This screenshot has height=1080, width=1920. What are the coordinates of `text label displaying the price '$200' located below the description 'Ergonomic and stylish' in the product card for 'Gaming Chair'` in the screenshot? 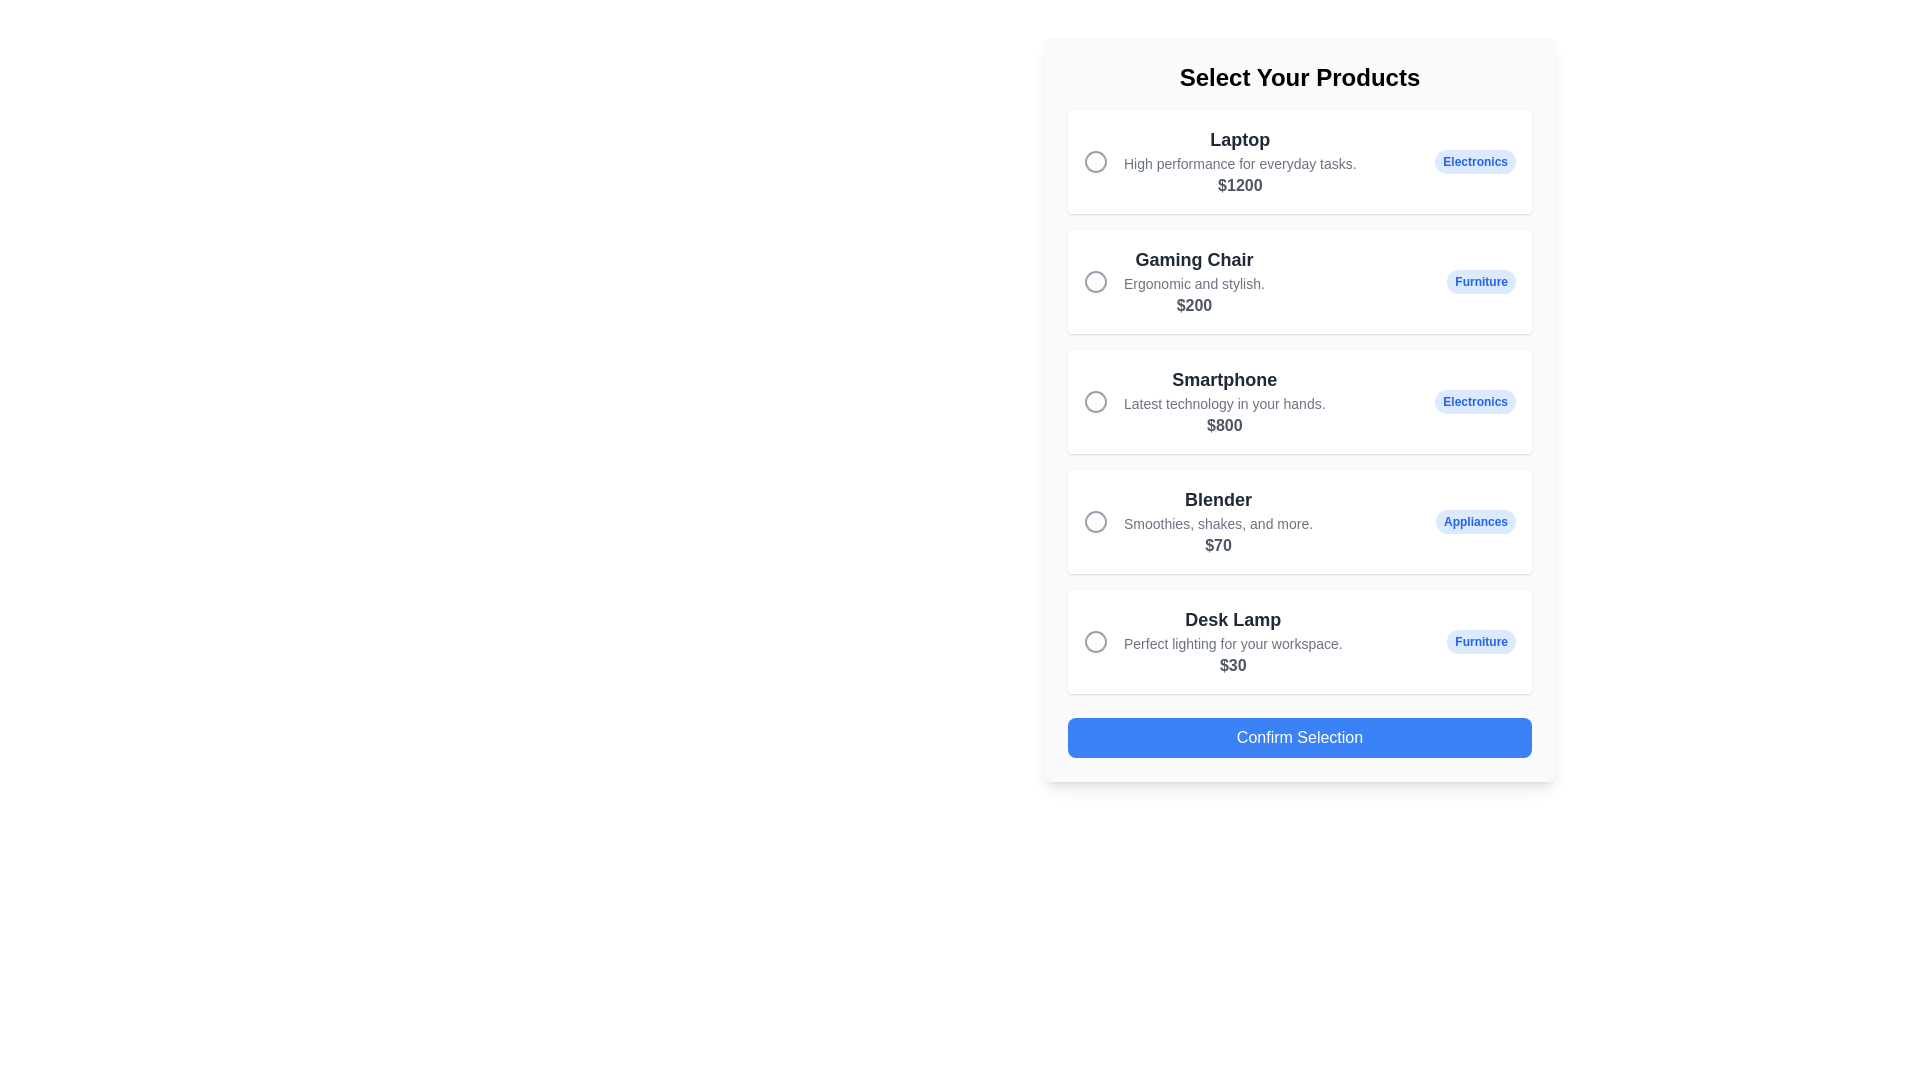 It's located at (1194, 305).